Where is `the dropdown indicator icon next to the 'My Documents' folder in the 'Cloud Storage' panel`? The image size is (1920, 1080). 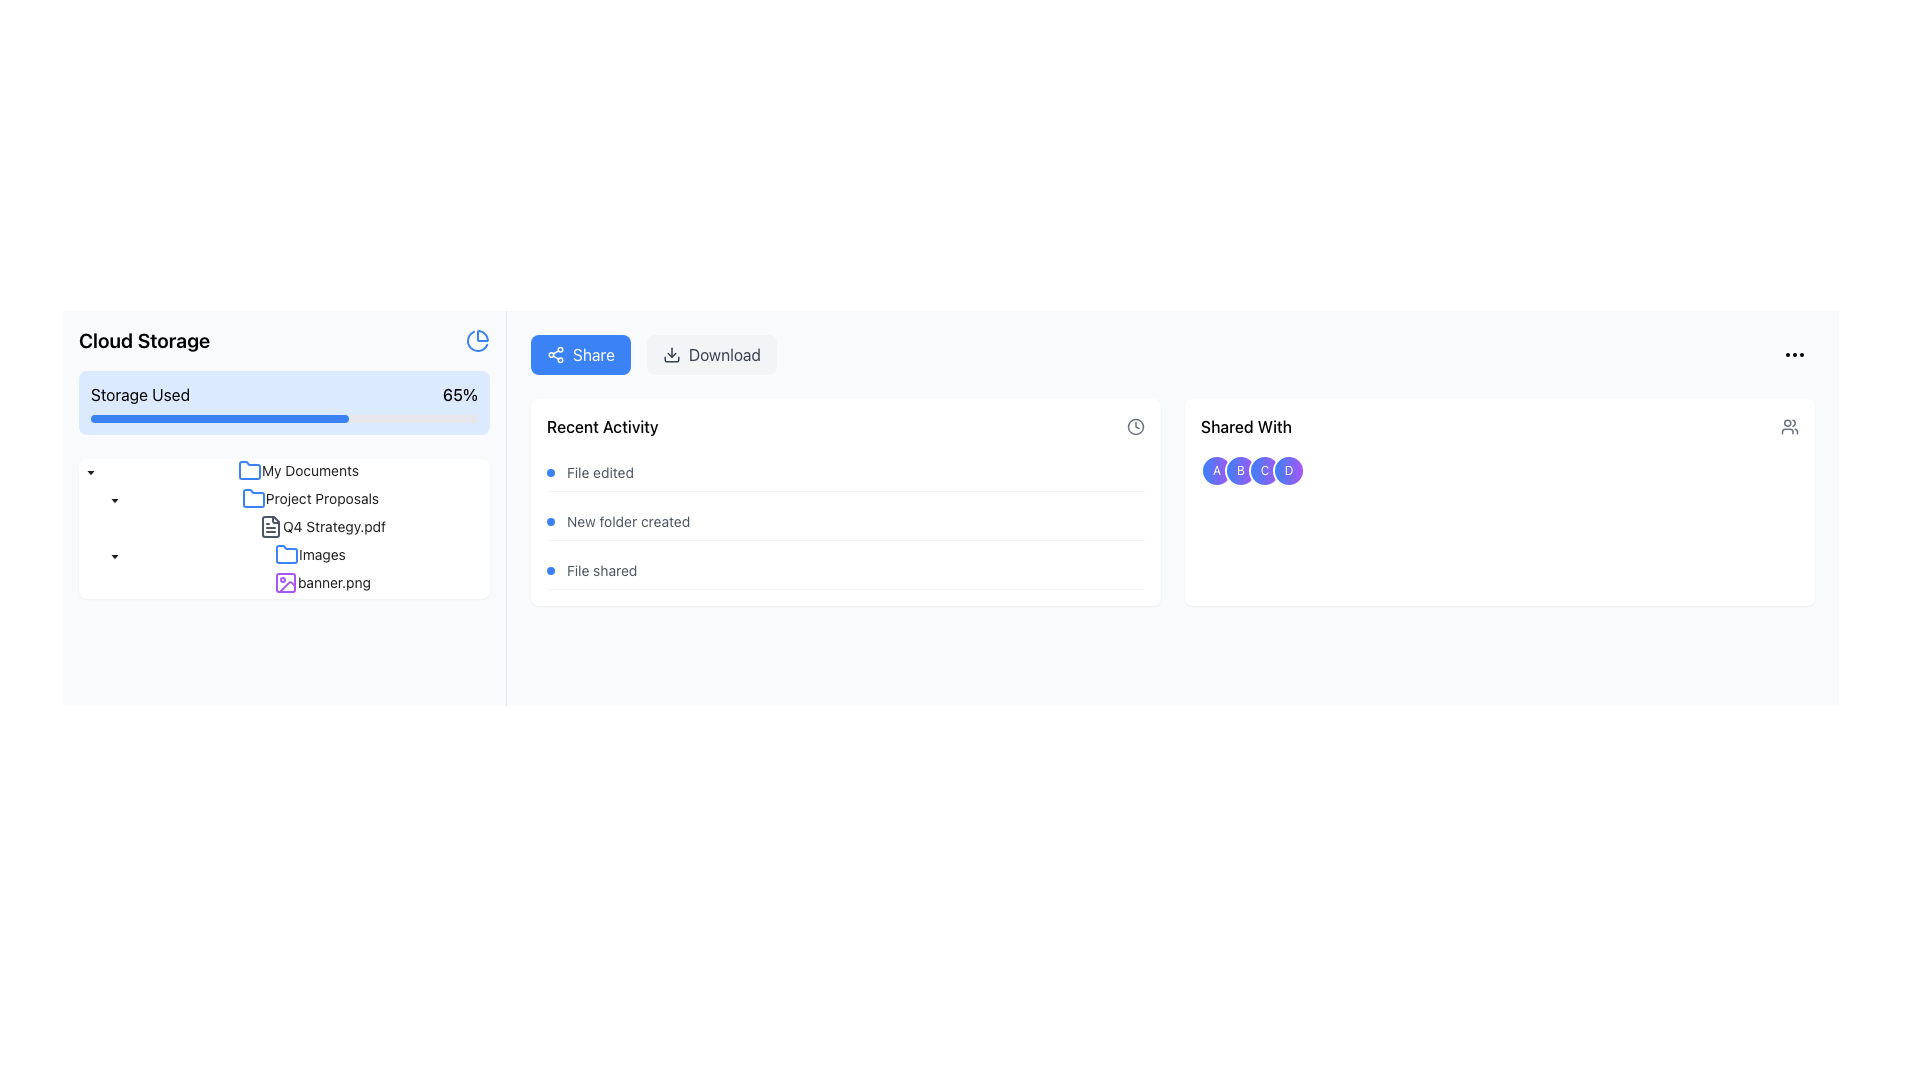 the dropdown indicator icon next to the 'My Documents' folder in the 'Cloud Storage' panel is located at coordinates (114, 500).